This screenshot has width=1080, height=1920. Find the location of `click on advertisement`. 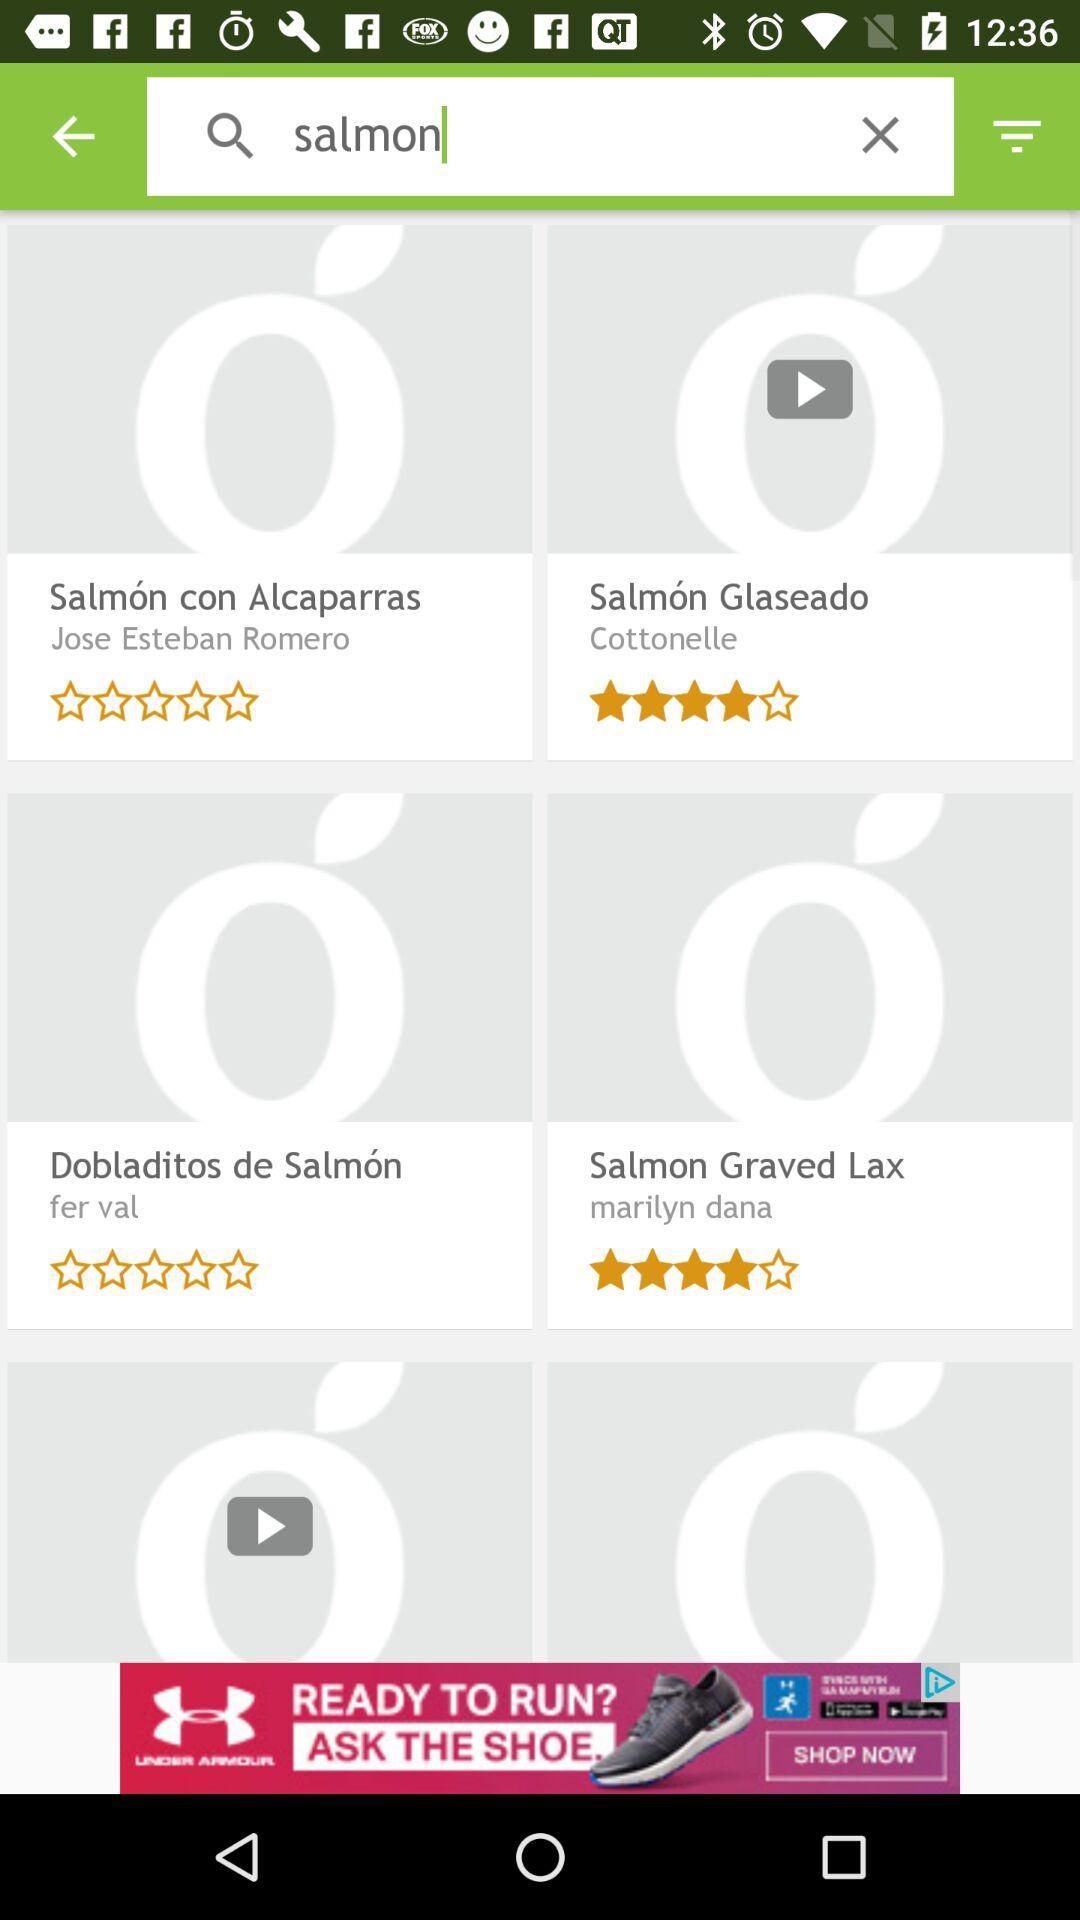

click on advertisement is located at coordinates (540, 1727).